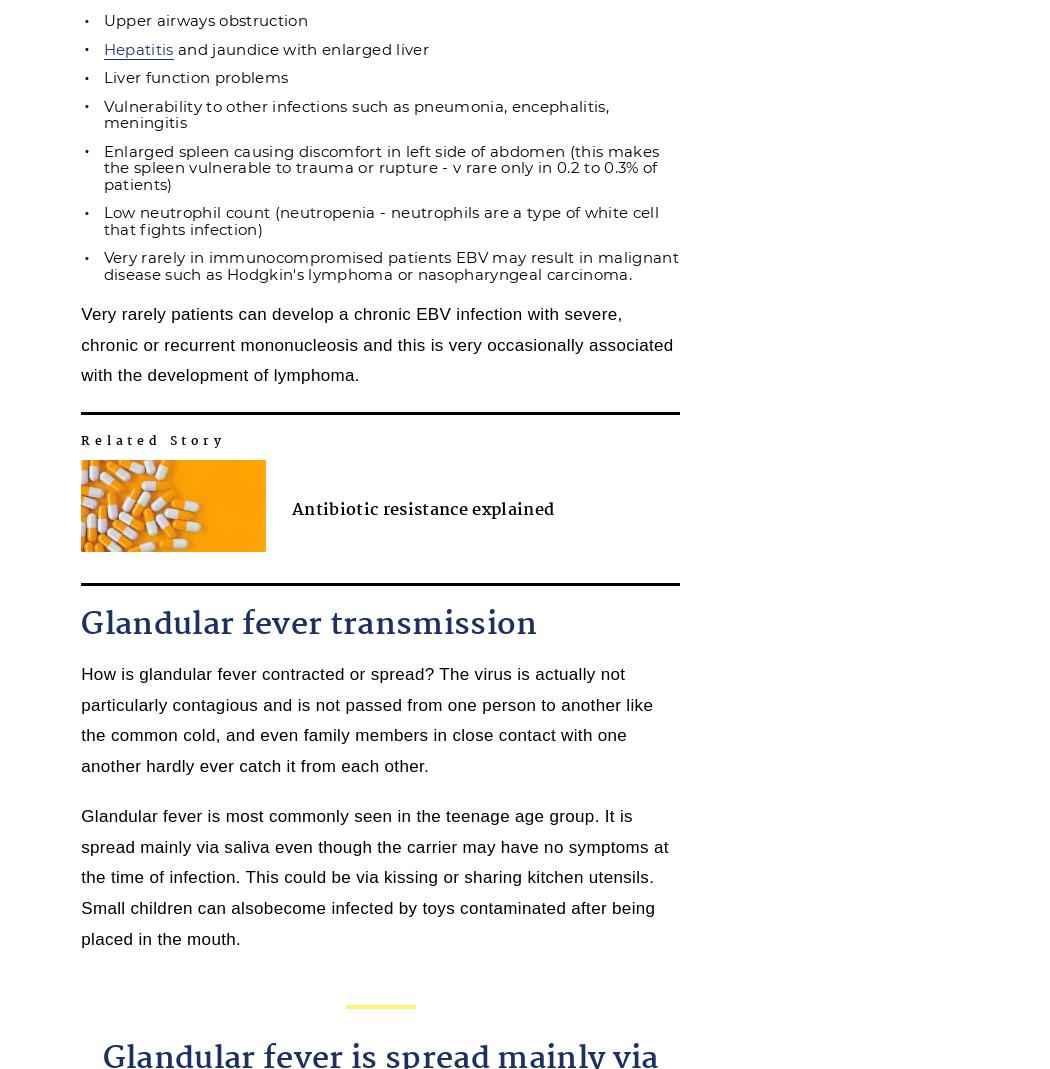 The width and height of the screenshot is (1050, 1069). What do you see at coordinates (80, 344) in the screenshot?
I see `'Very rarely patients can develop a chronic EBV infection with severe, chronic or recurrent mononucleosis and this is very occasionally associated with the development of lymphoma.'` at bounding box center [80, 344].